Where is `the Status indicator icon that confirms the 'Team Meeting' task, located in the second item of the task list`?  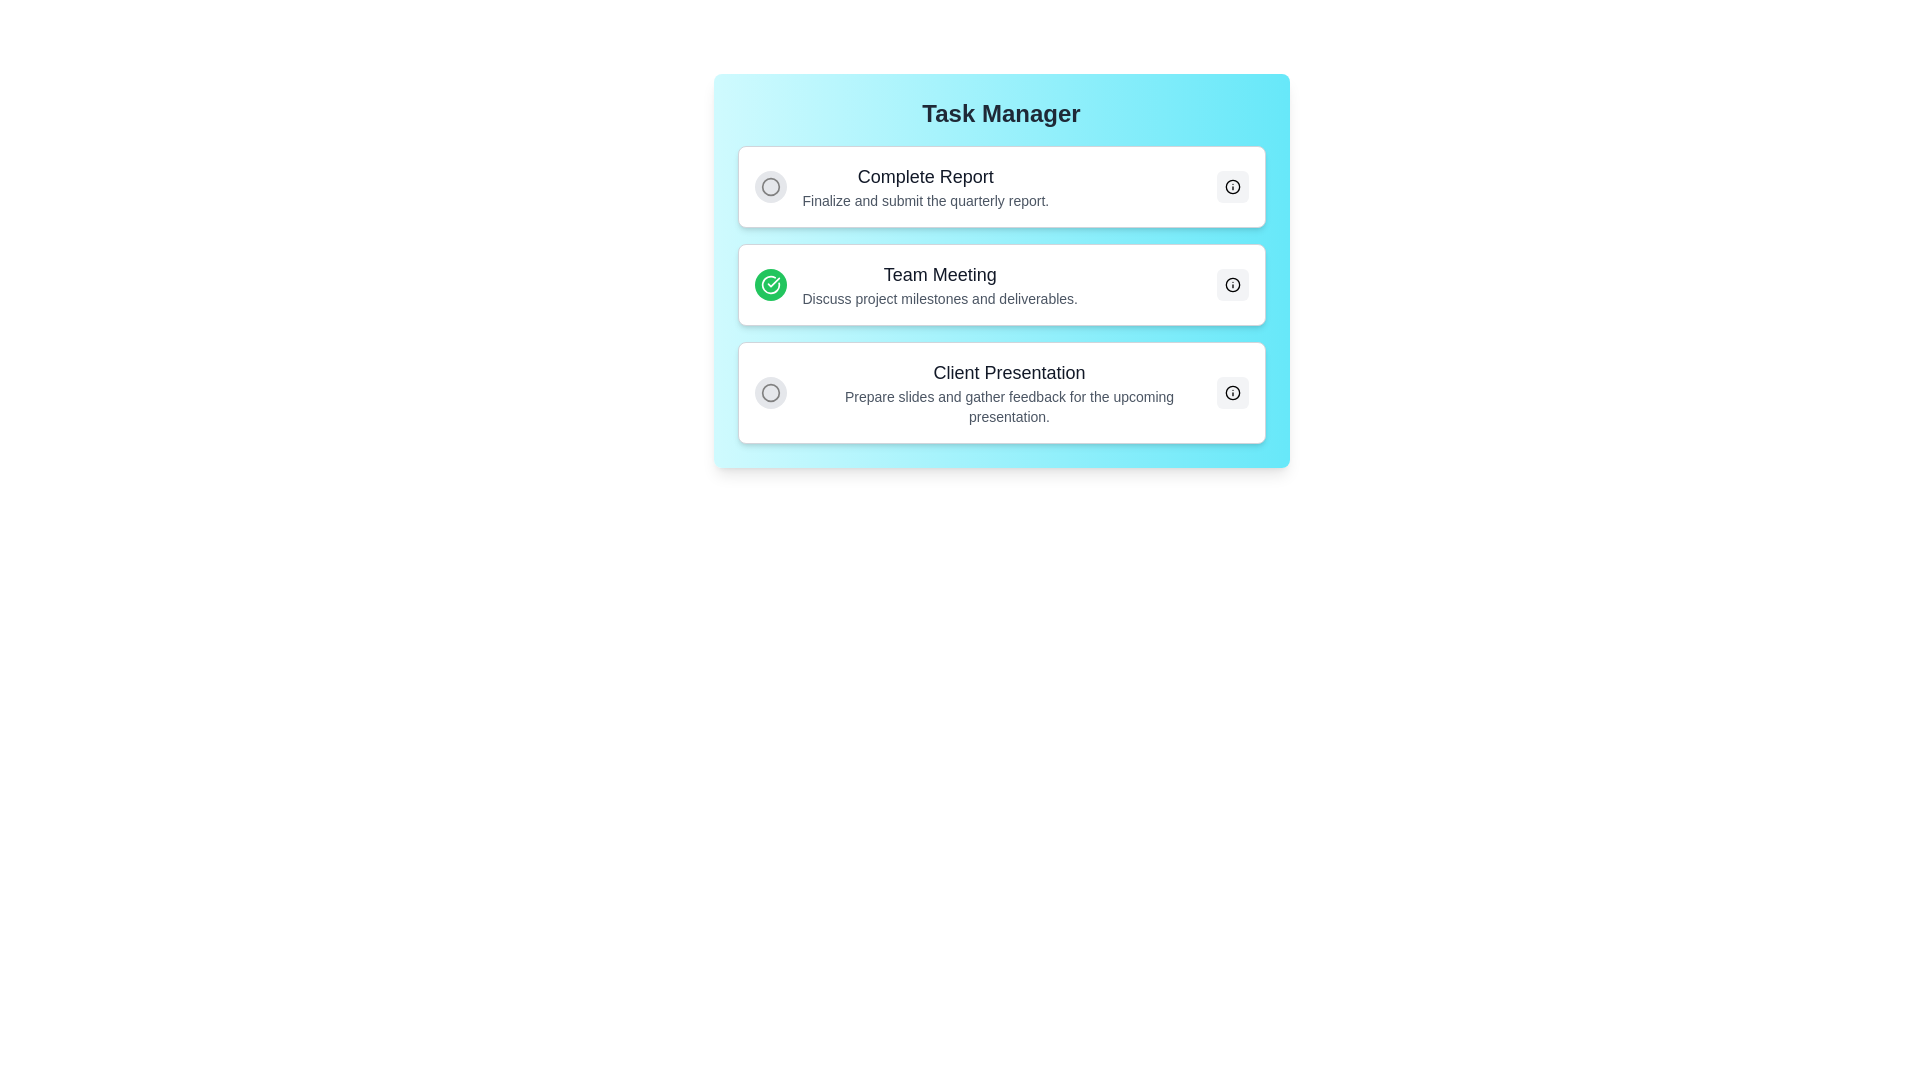
the Status indicator icon that confirms the 'Team Meeting' task, located in the second item of the task list is located at coordinates (769, 285).